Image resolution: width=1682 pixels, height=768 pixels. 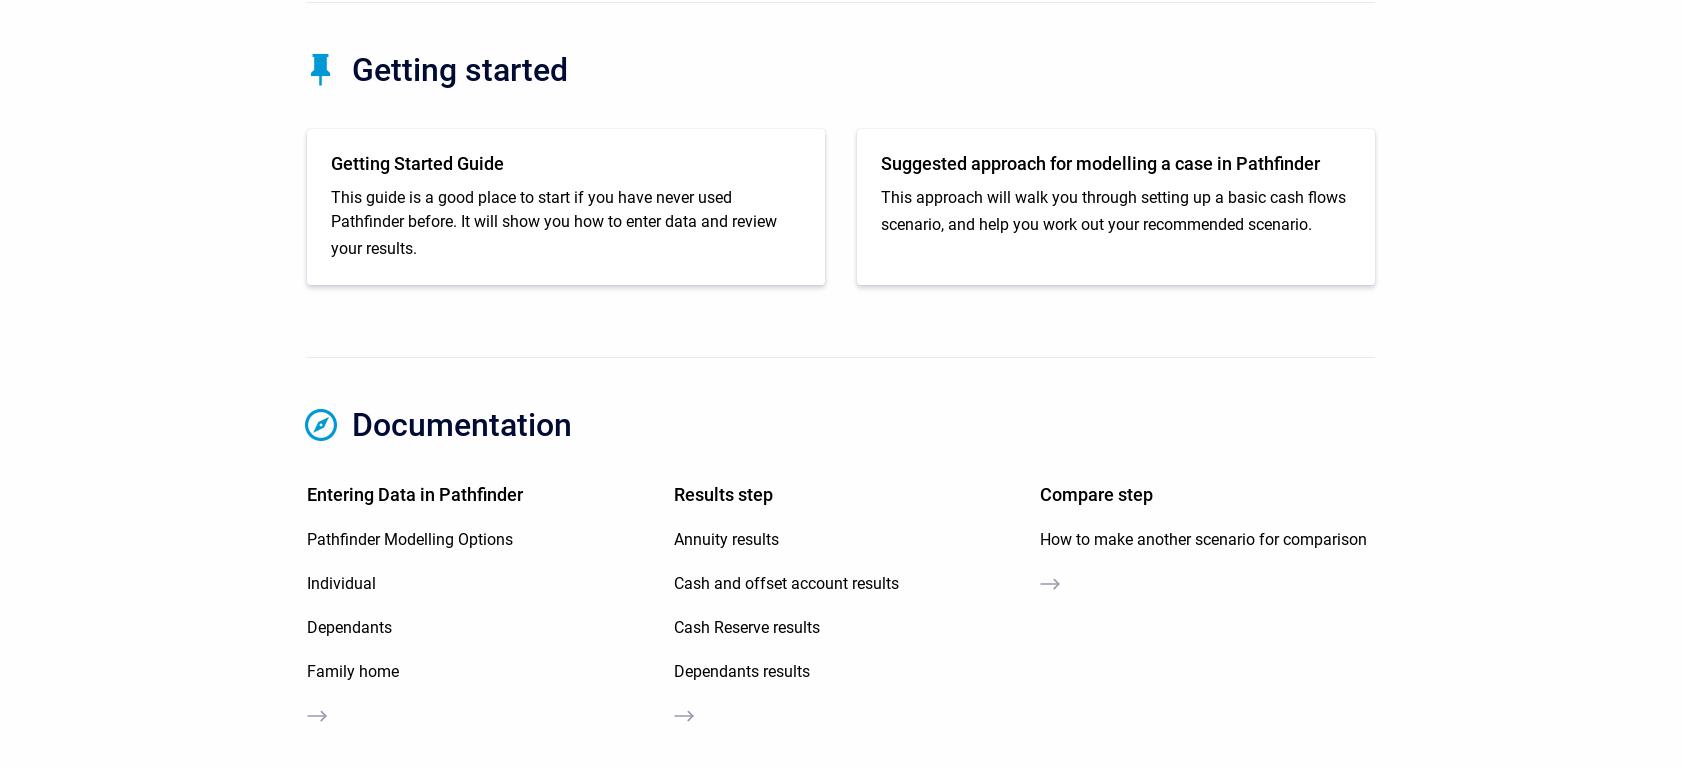 I want to click on 'Dependants', so click(x=305, y=626).